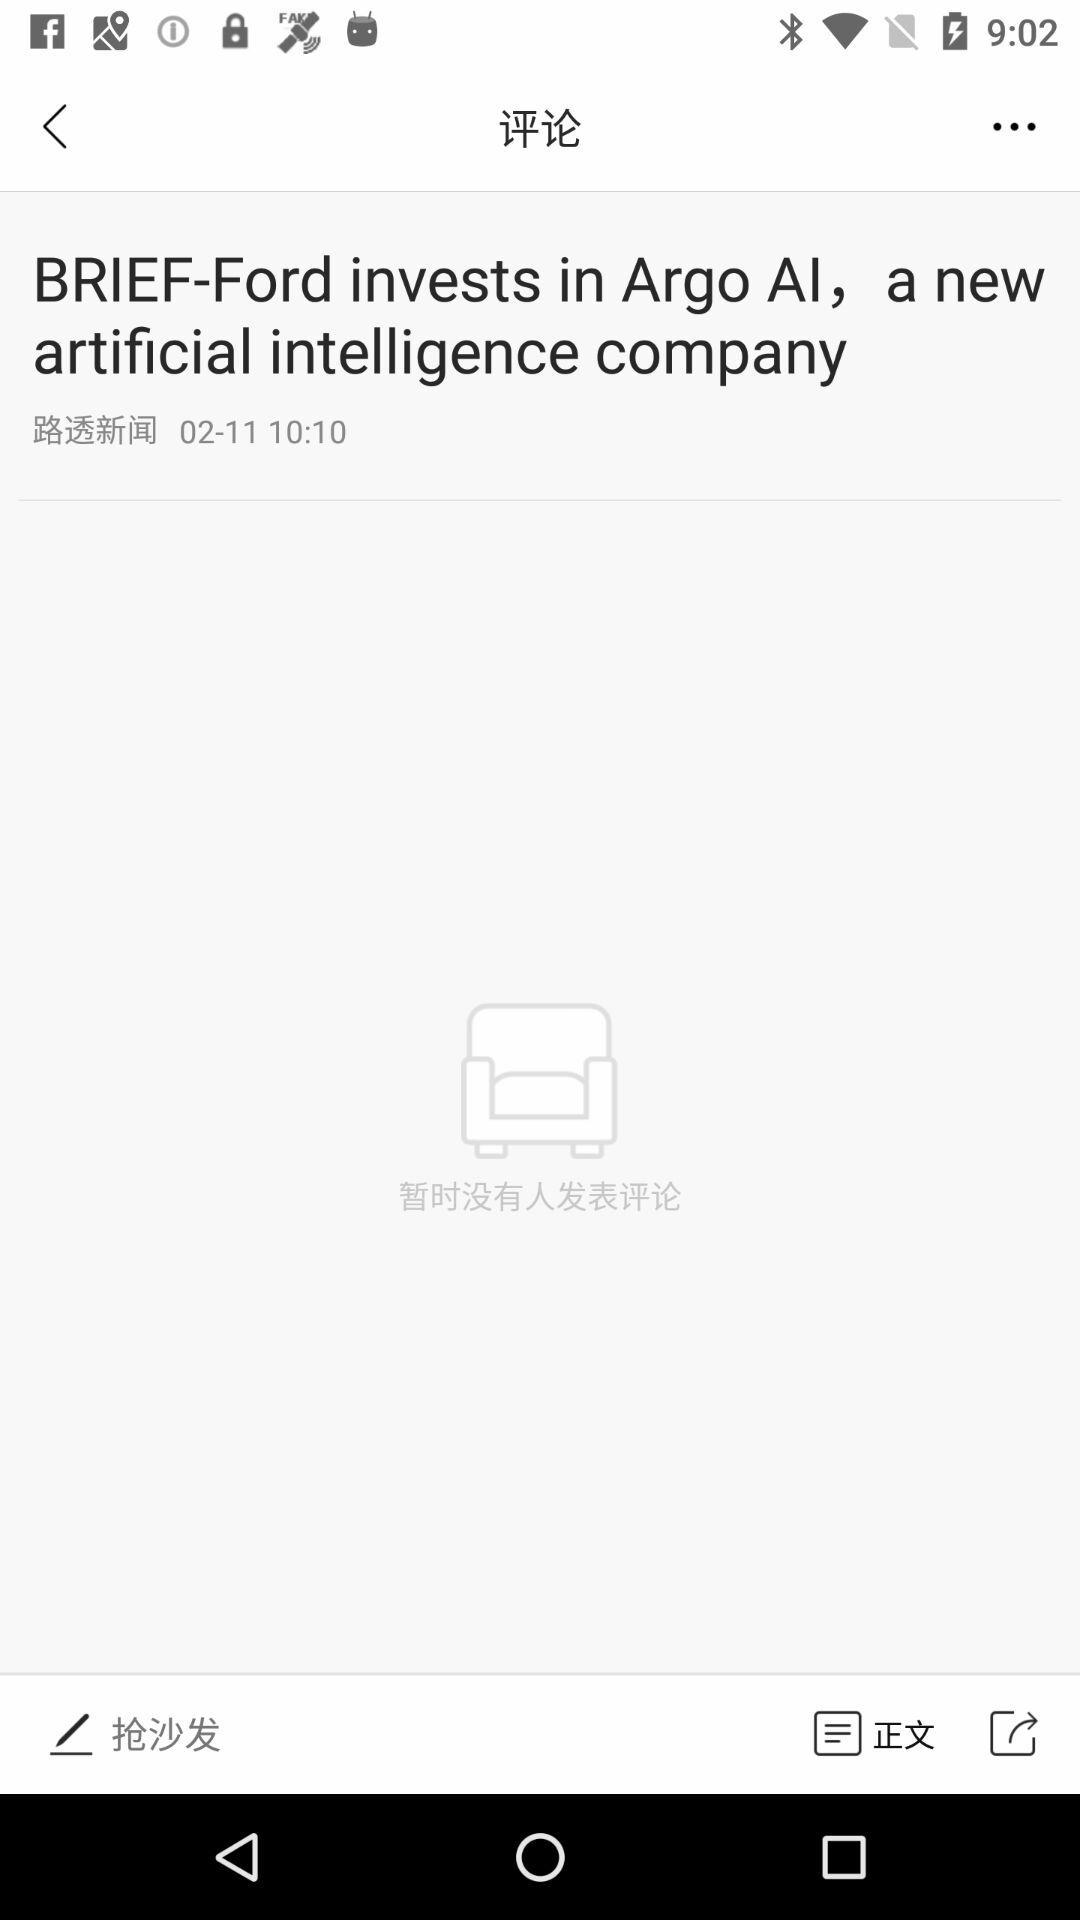 The height and width of the screenshot is (1920, 1080). What do you see at coordinates (57, 126) in the screenshot?
I see `the previous button` at bounding box center [57, 126].